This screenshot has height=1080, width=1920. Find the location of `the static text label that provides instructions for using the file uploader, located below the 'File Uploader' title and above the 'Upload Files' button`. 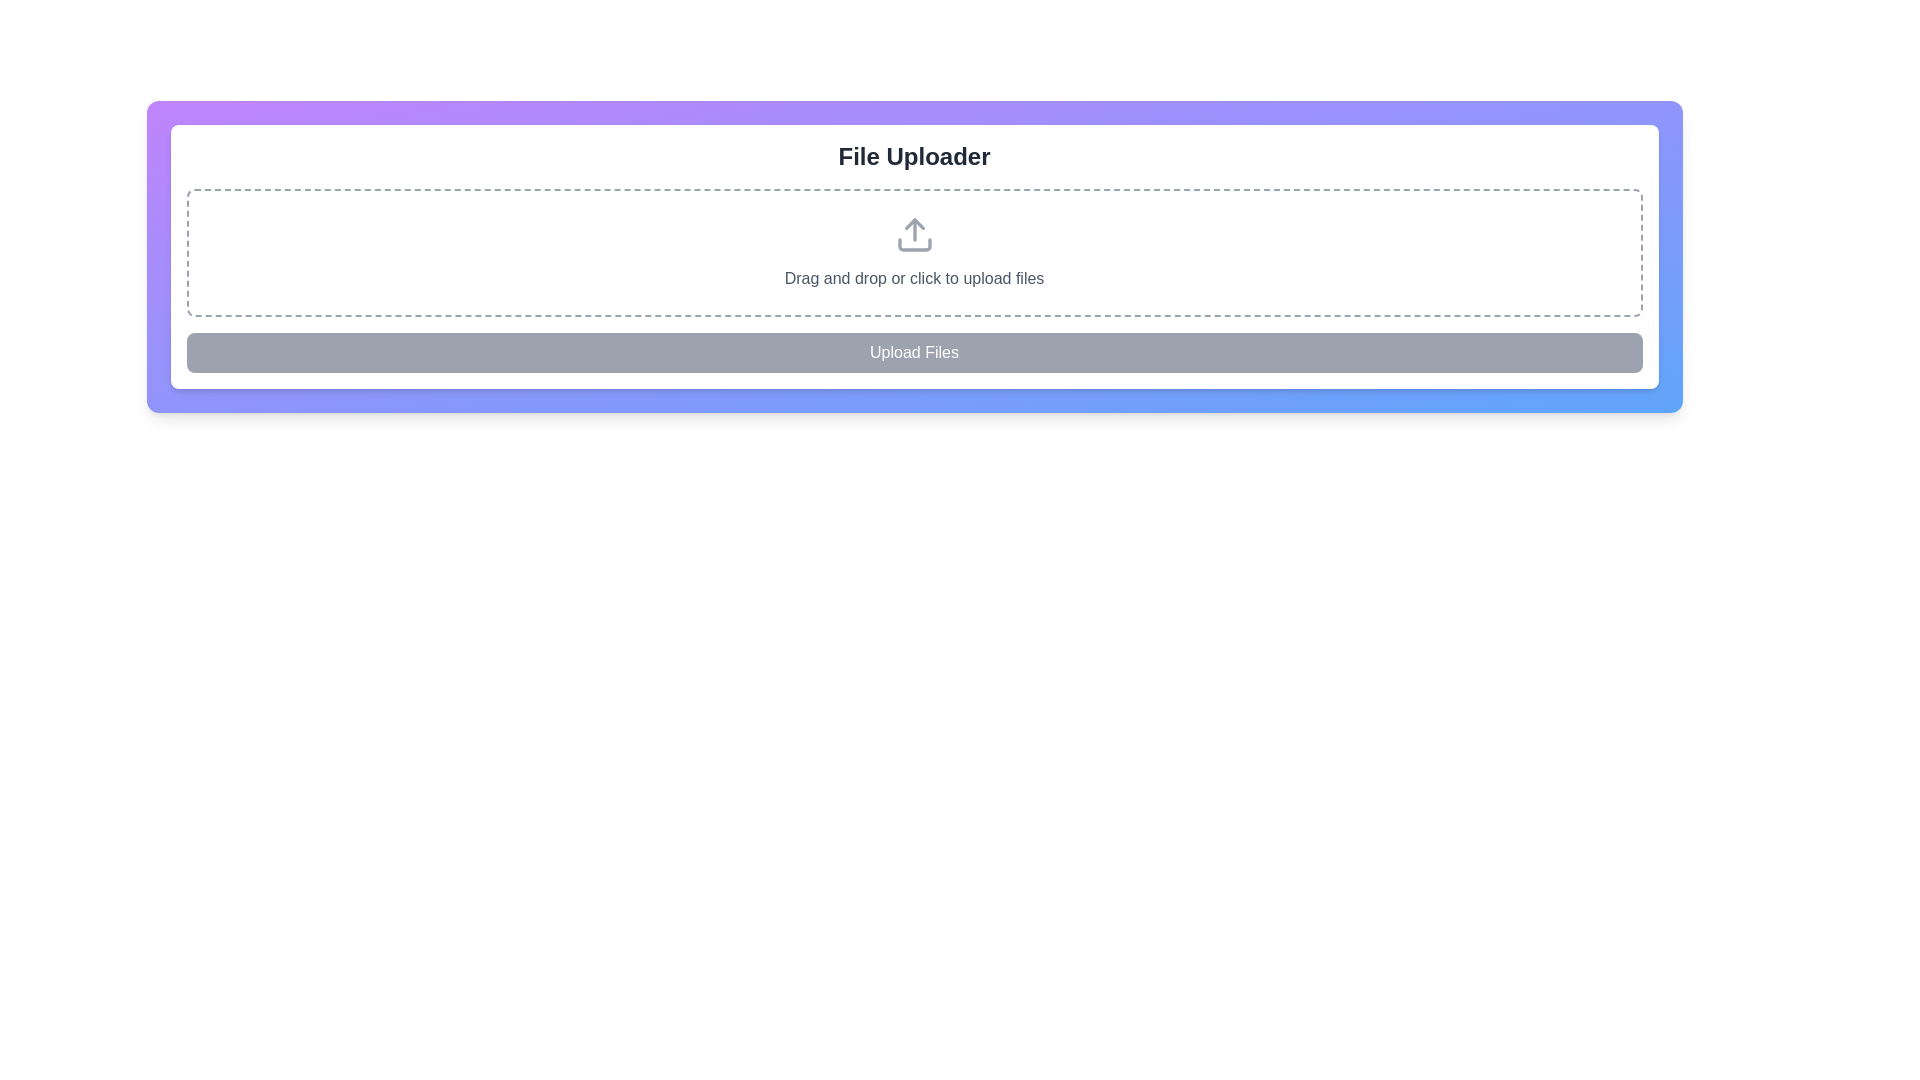

the static text label that provides instructions for using the file uploader, located below the 'File Uploader' title and above the 'Upload Files' button is located at coordinates (913, 278).